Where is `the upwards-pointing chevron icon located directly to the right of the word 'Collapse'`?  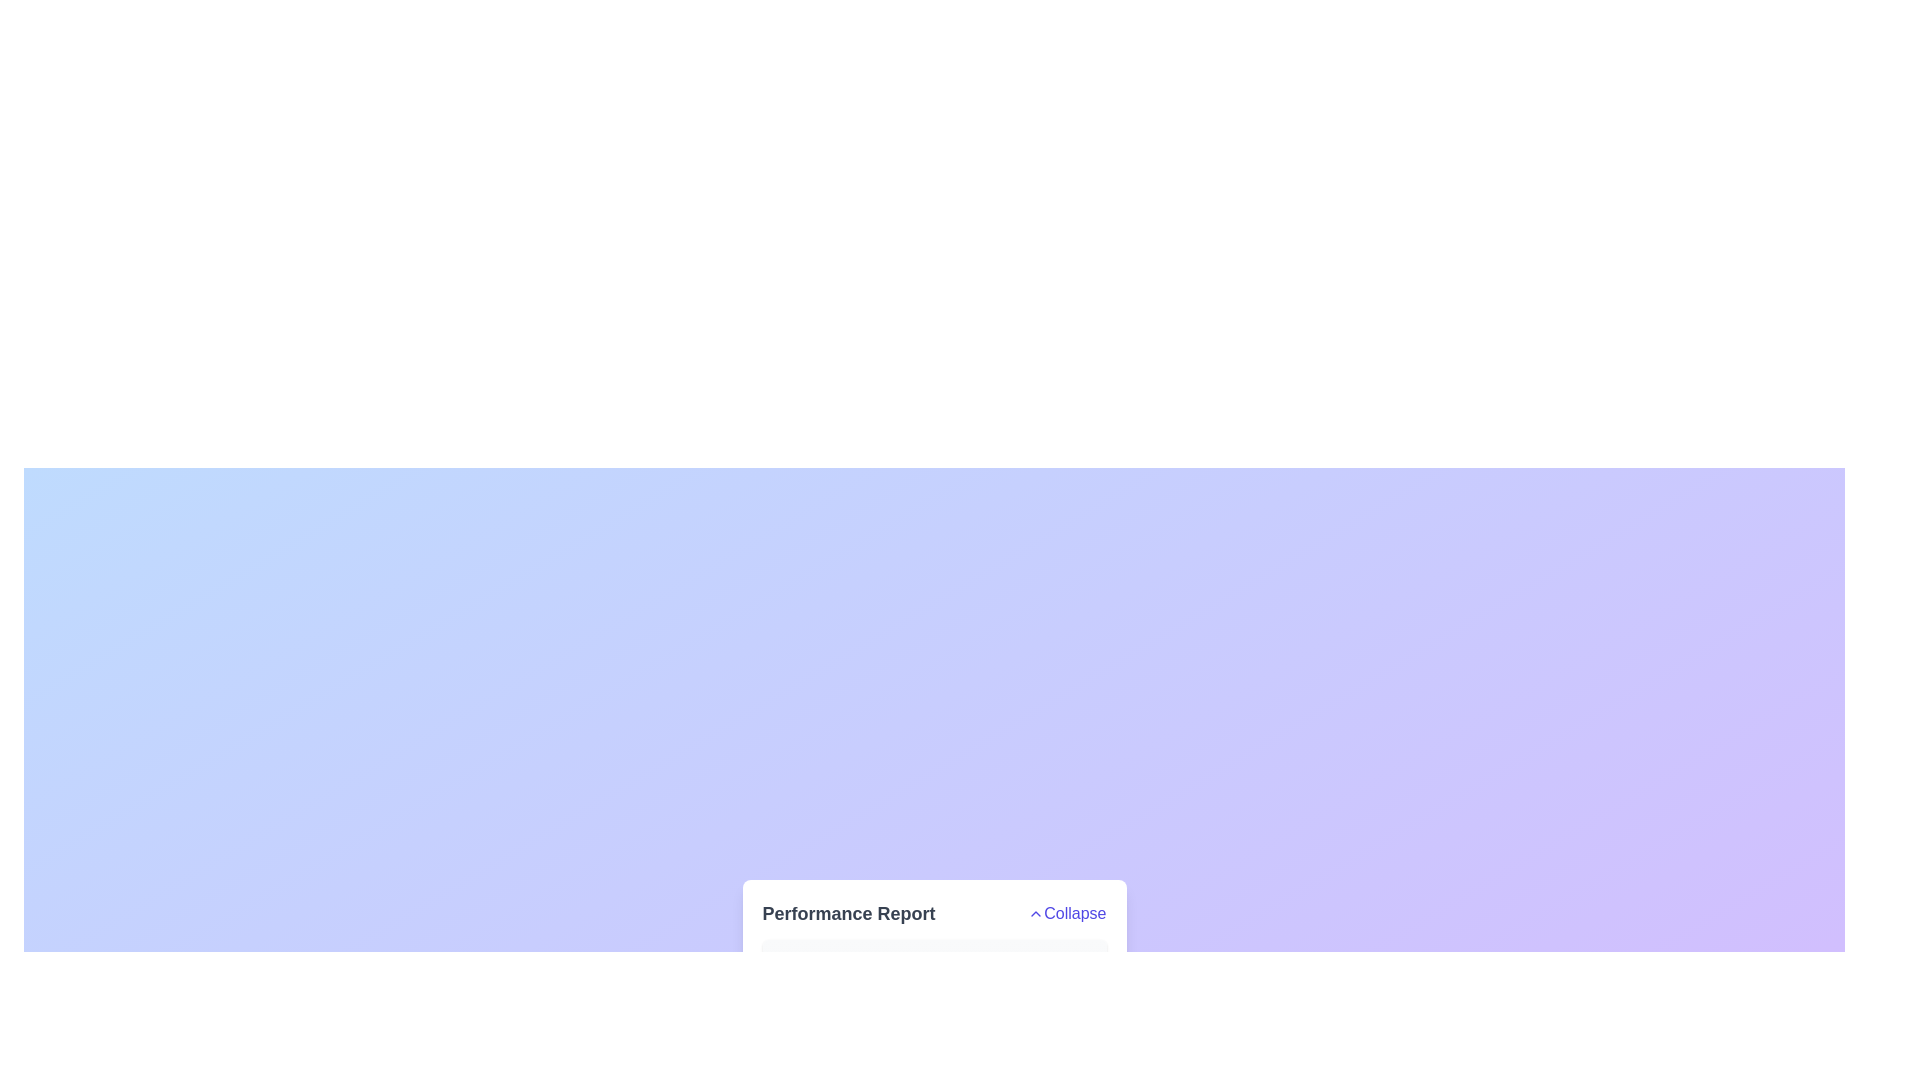
the upwards-pointing chevron icon located directly to the right of the word 'Collapse' is located at coordinates (1036, 914).